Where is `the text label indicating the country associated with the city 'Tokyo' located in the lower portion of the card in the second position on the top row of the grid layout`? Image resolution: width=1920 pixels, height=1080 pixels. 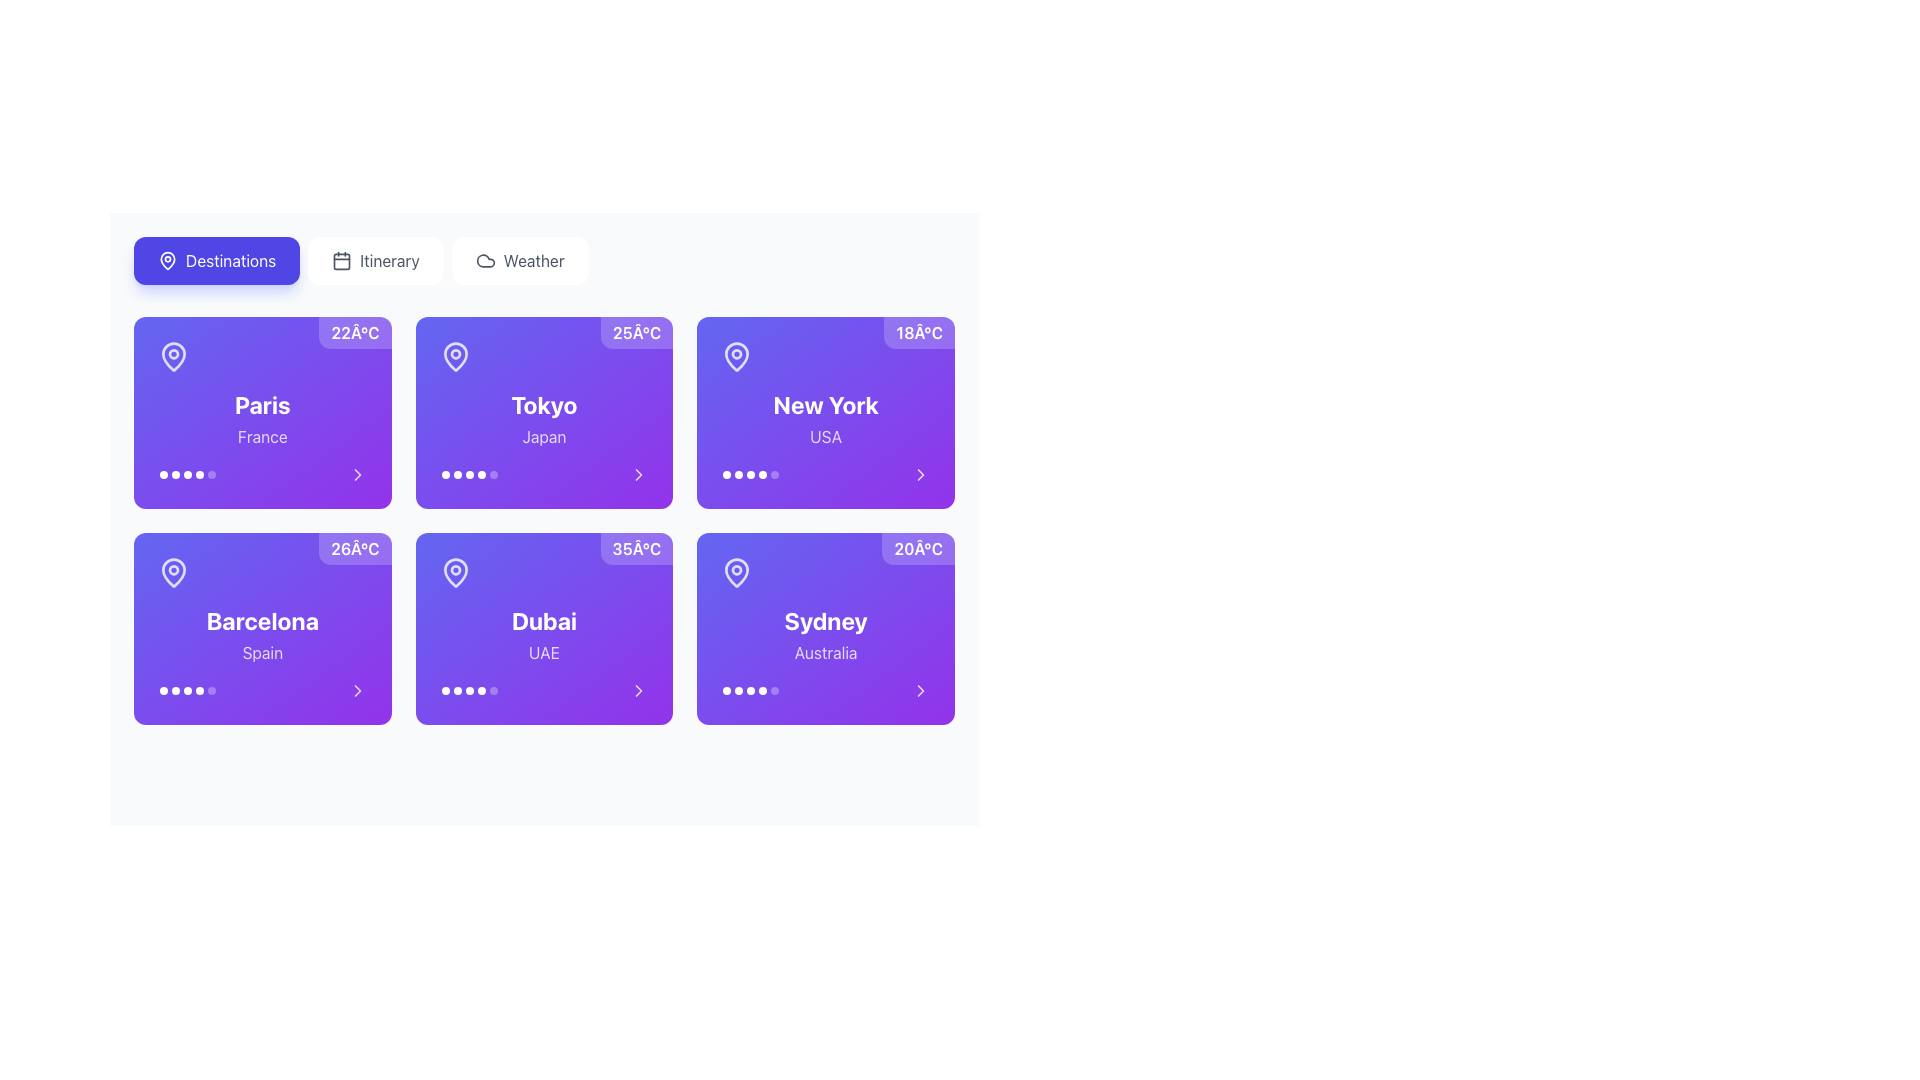 the text label indicating the country associated with the city 'Tokyo' located in the lower portion of the card in the second position on the top row of the grid layout is located at coordinates (544, 435).